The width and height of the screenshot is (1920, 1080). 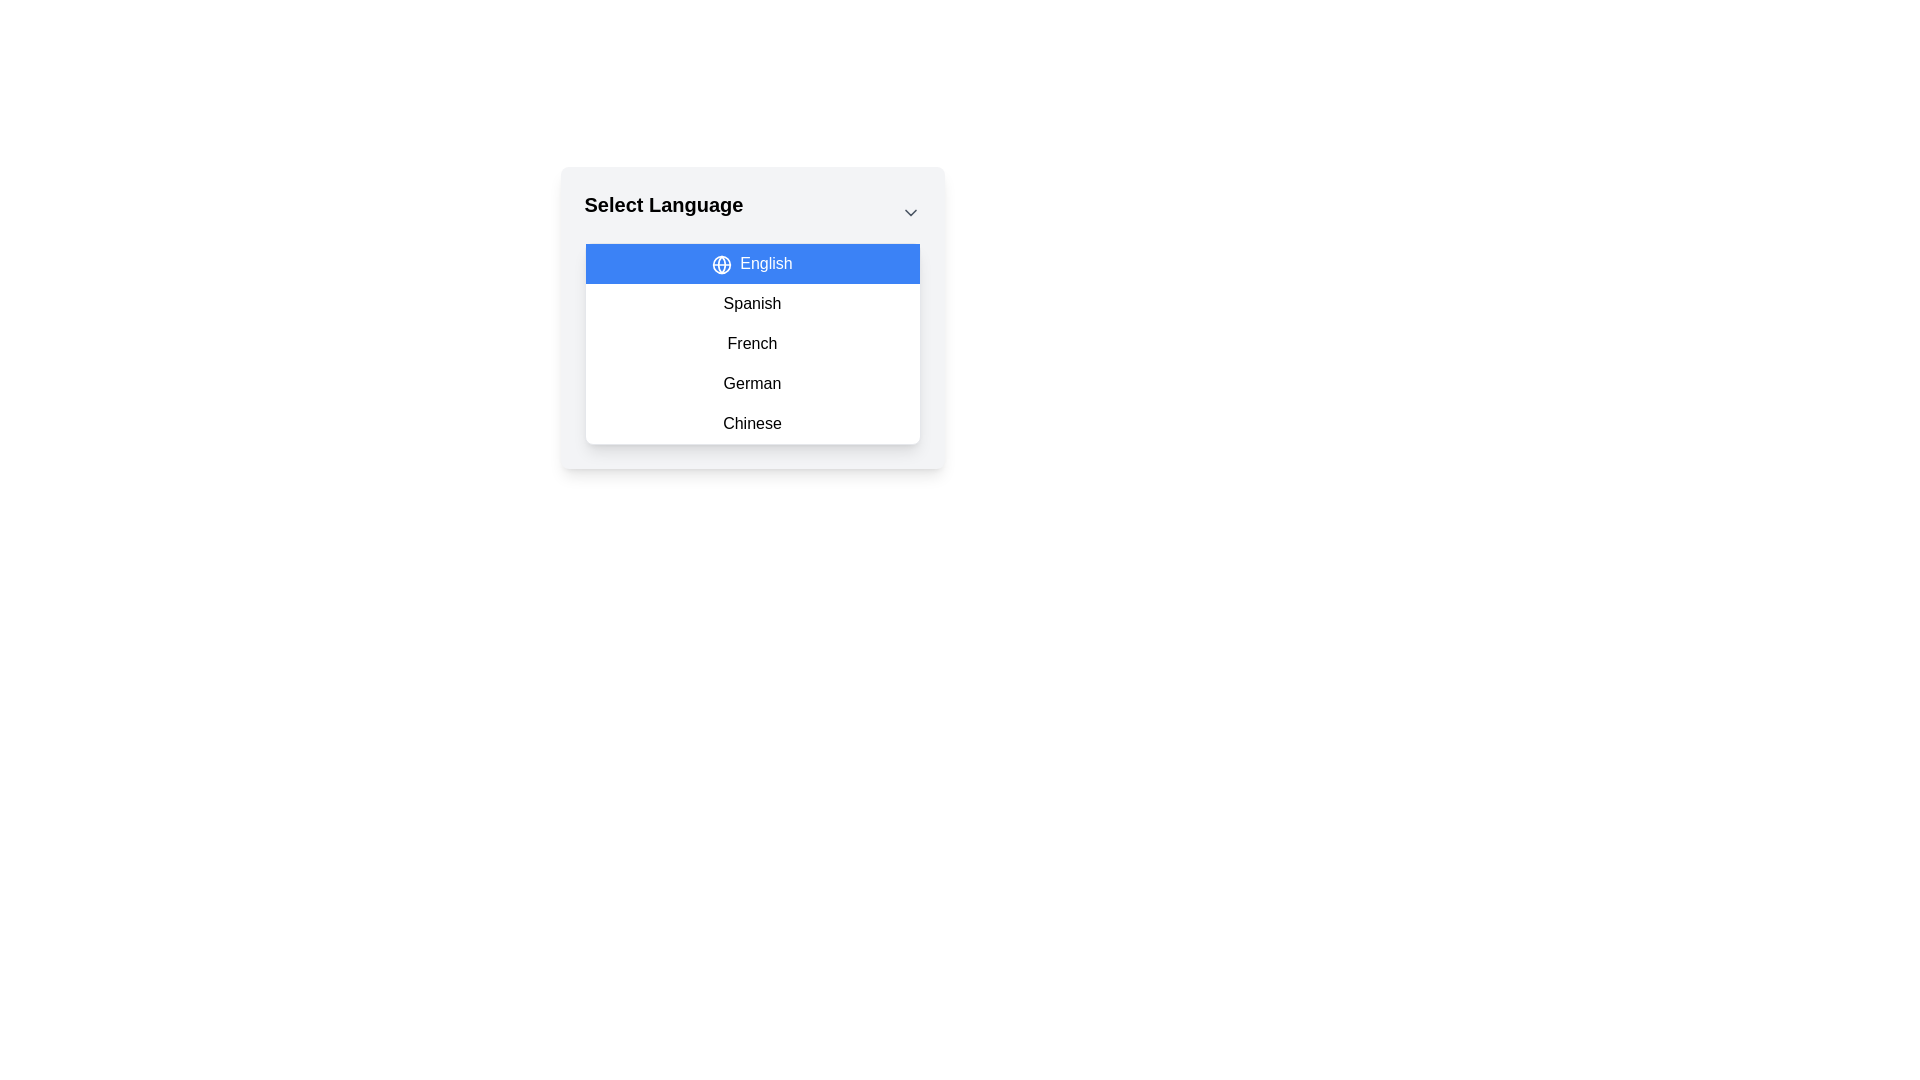 What do you see at coordinates (751, 342) in the screenshot?
I see `the dropdown menu containing language options` at bounding box center [751, 342].